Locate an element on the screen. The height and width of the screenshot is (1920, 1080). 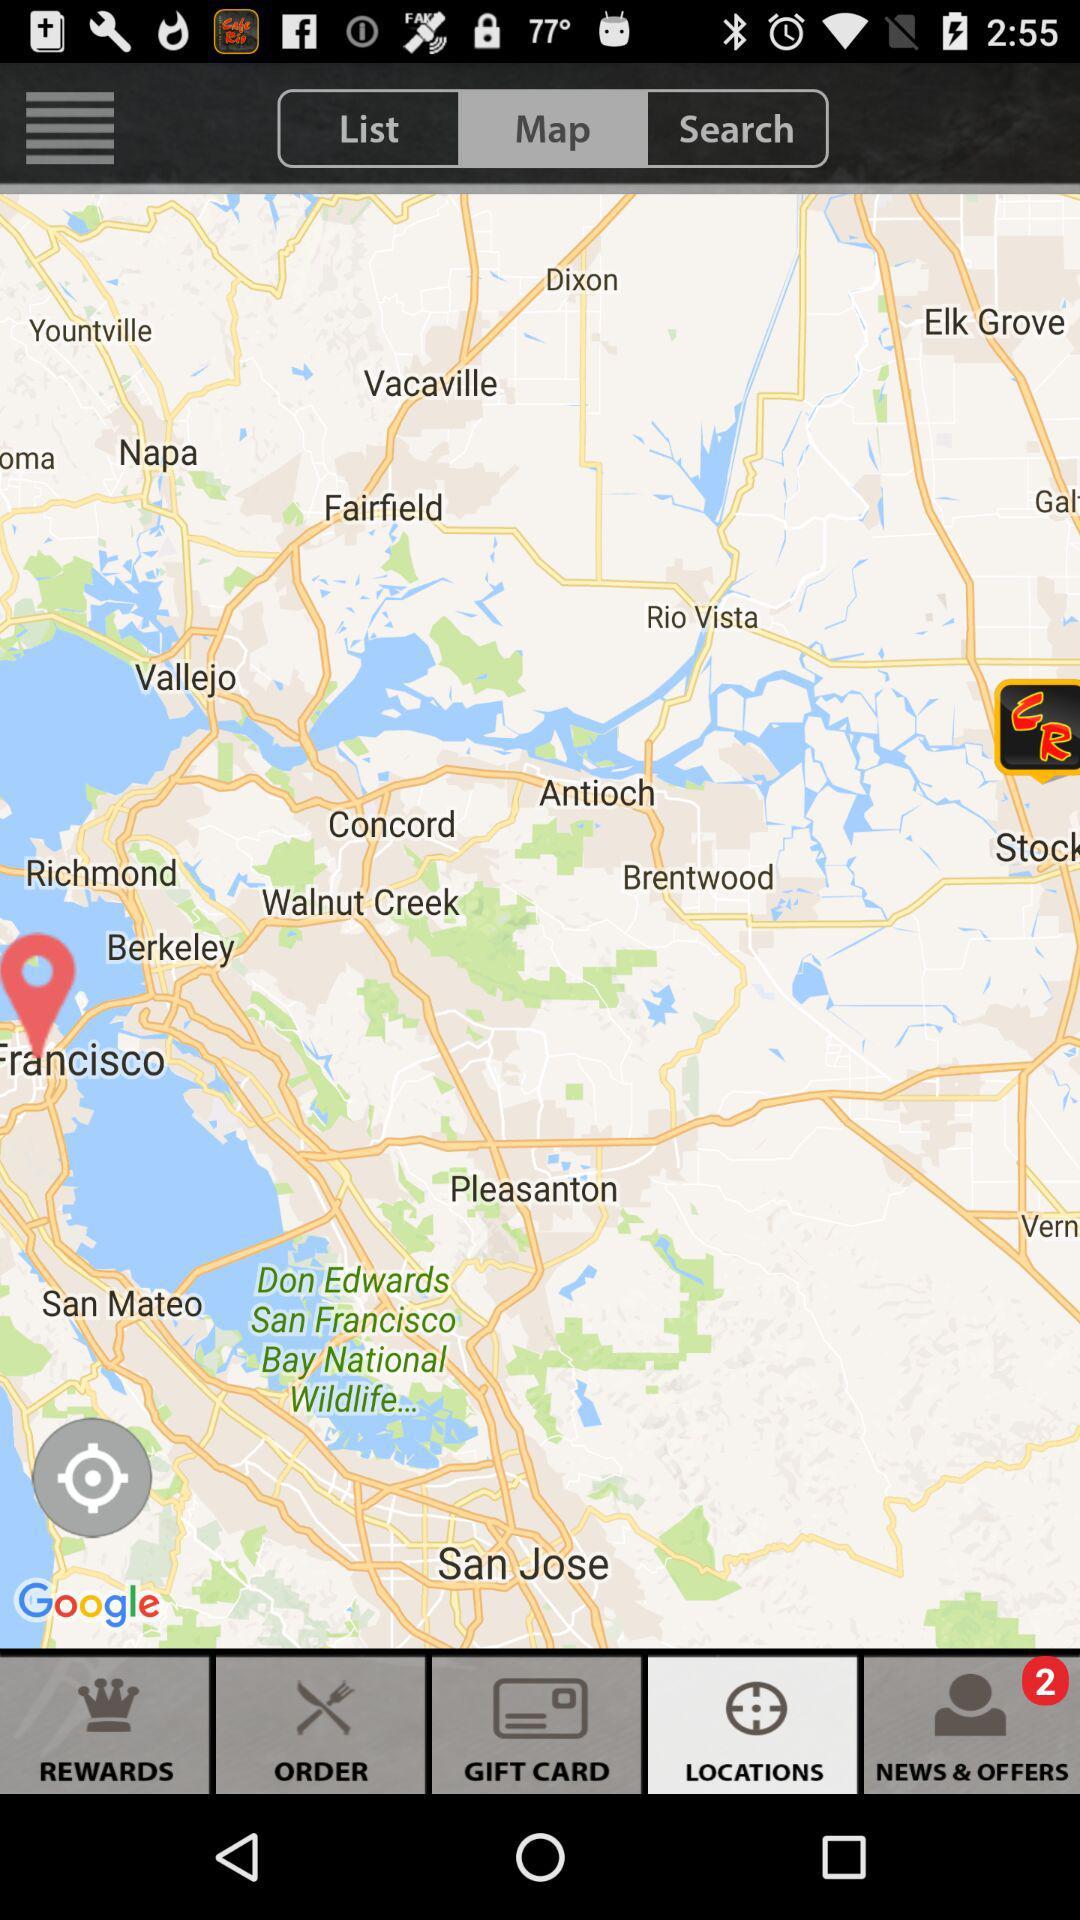
search icon is located at coordinates (736, 127).